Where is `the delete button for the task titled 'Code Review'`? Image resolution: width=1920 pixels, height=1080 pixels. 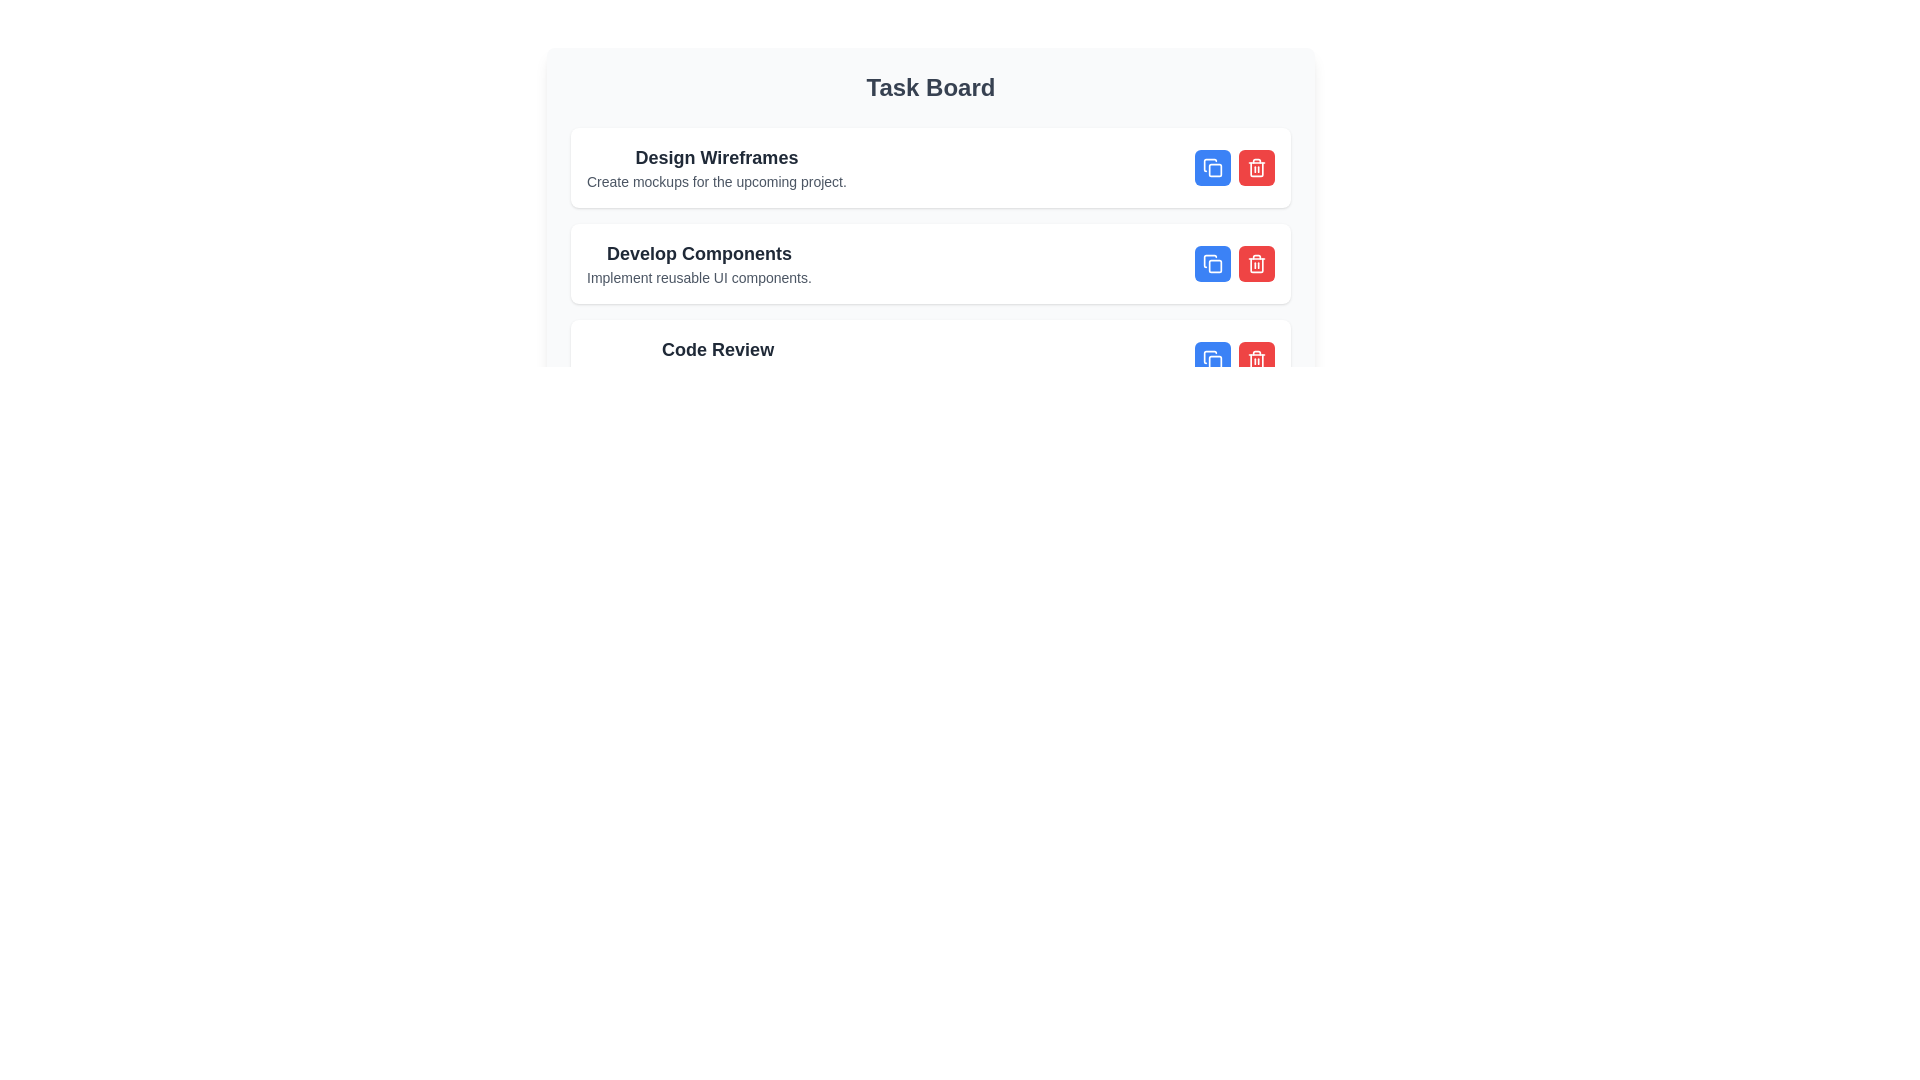
the delete button for the task titled 'Code Review' is located at coordinates (1256, 358).